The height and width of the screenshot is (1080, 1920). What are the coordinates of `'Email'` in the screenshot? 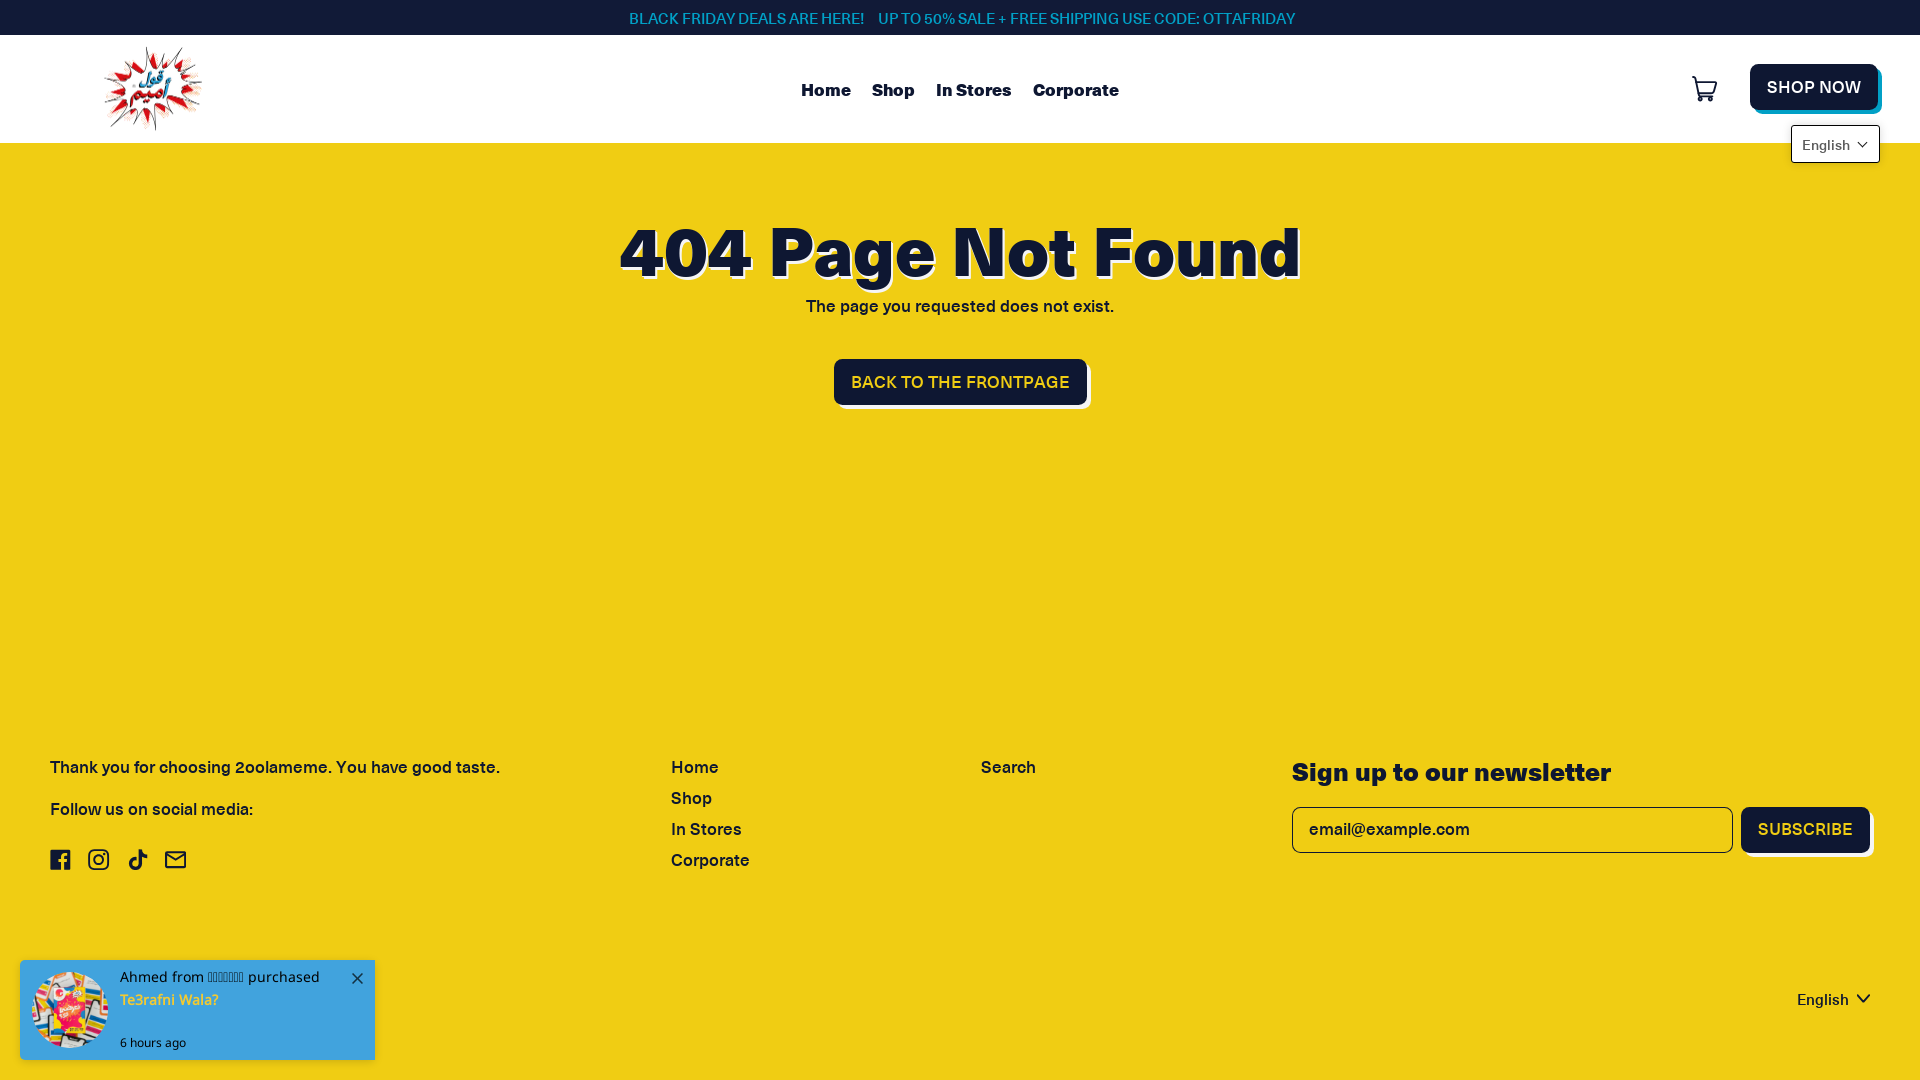 It's located at (175, 863).